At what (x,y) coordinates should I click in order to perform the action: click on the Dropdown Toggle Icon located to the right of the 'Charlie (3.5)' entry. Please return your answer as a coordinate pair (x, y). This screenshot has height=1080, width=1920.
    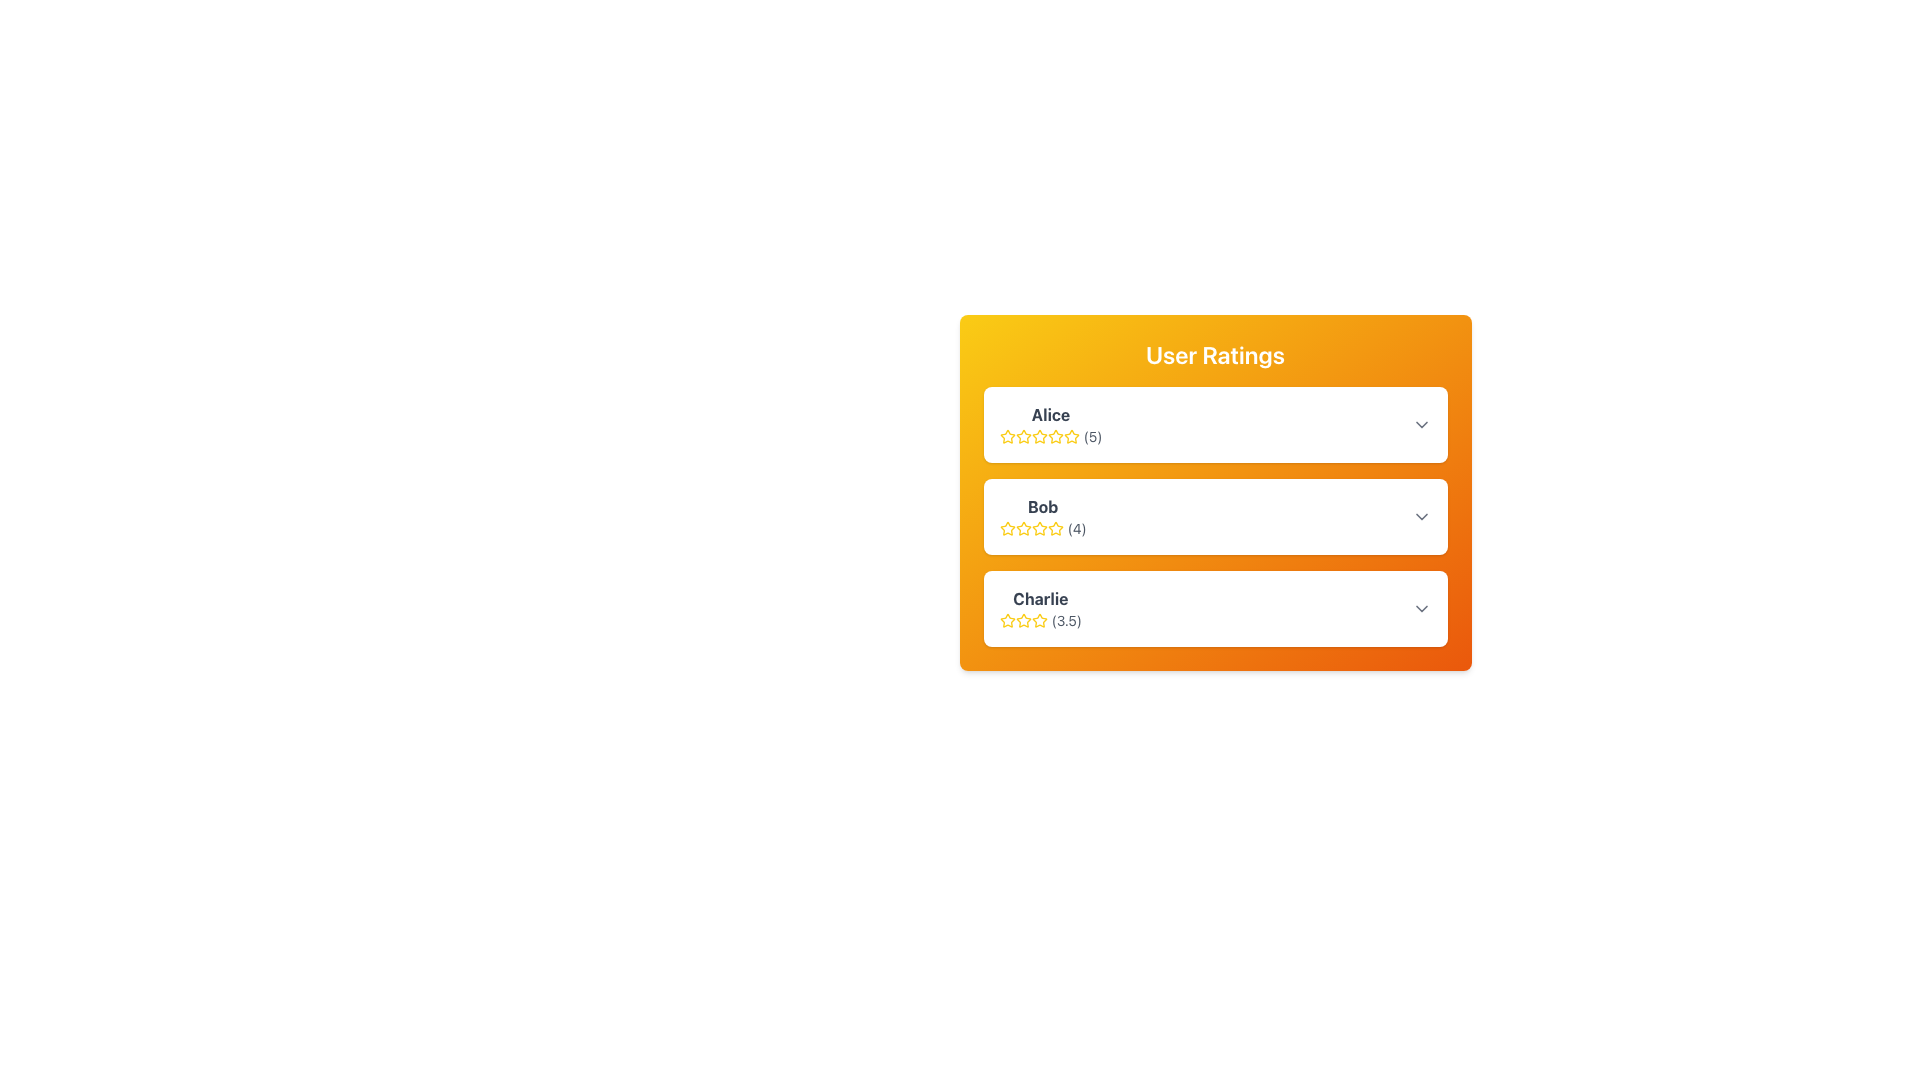
    Looking at the image, I should click on (1420, 608).